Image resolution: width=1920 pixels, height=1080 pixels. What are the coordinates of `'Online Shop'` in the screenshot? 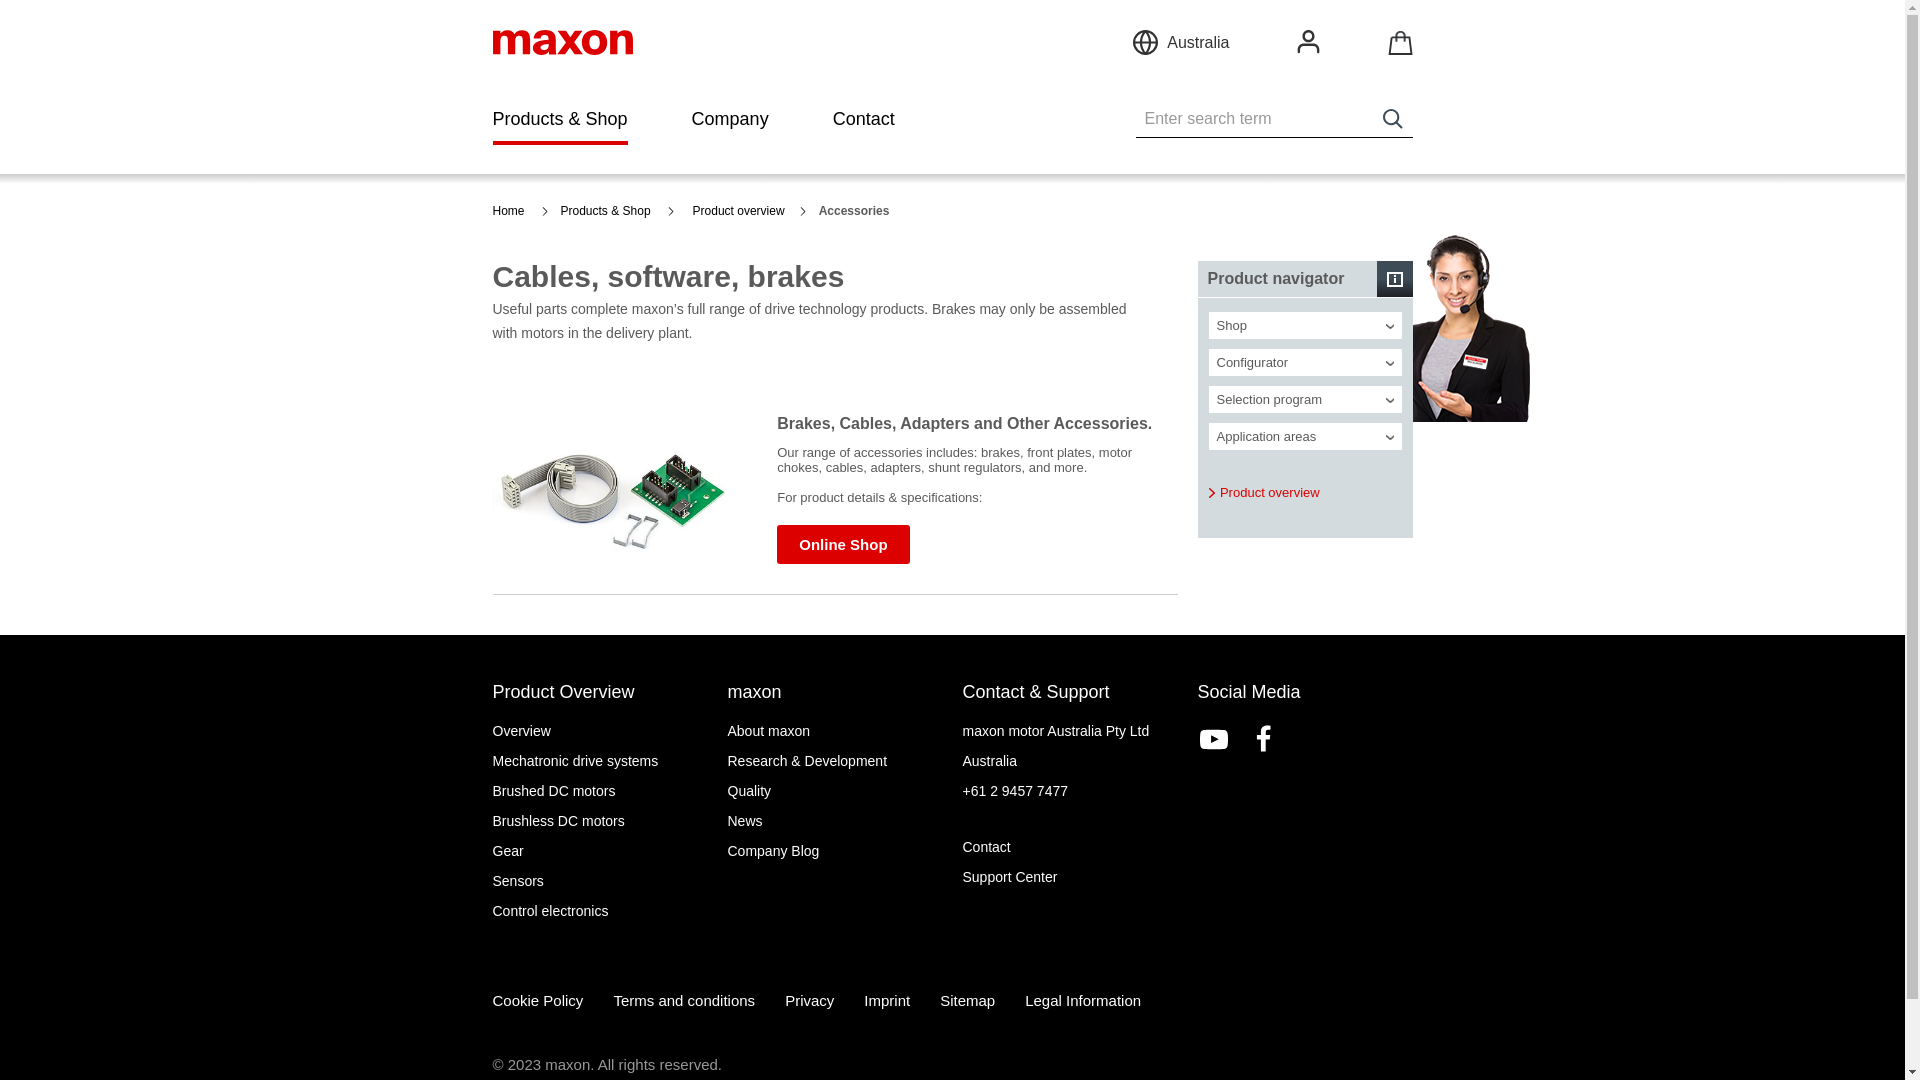 It's located at (776, 544).